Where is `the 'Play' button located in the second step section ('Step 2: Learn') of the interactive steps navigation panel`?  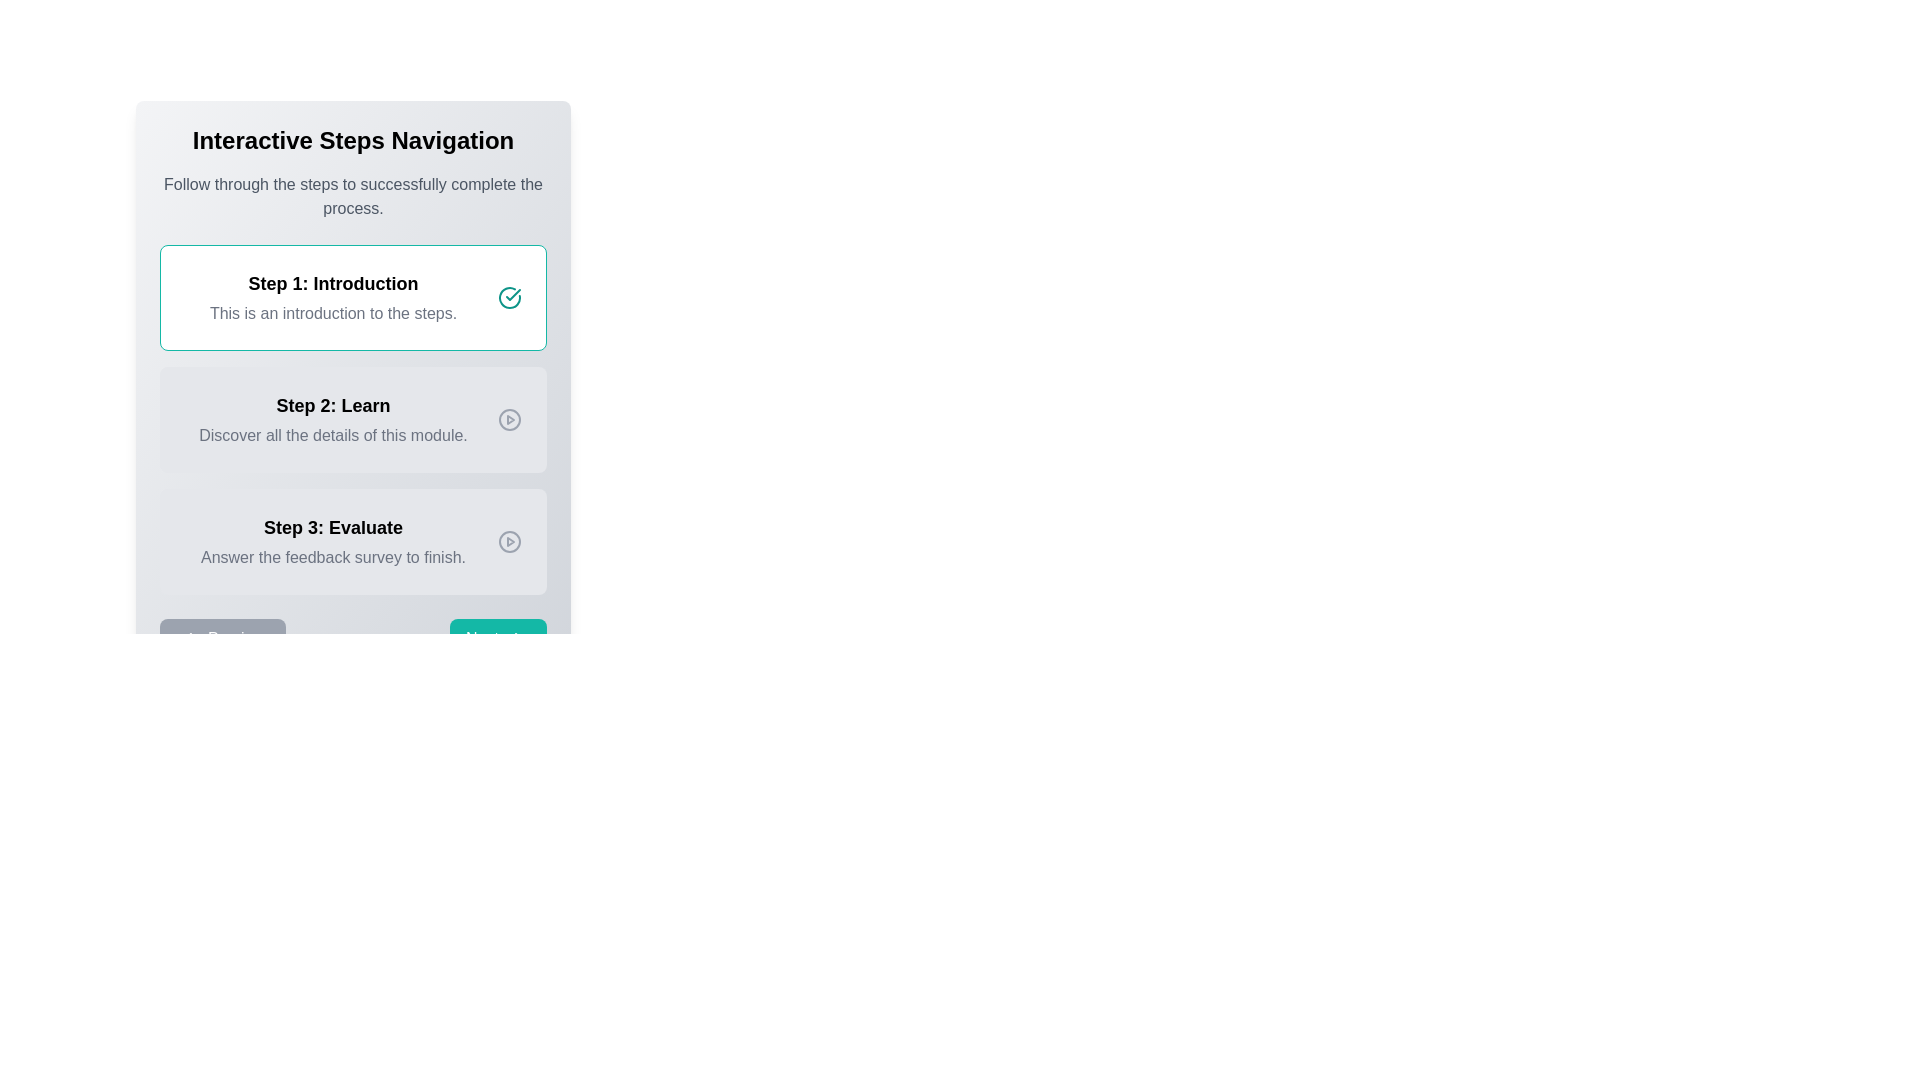
the 'Play' button located in the second step section ('Step 2: Learn') of the interactive steps navigation panel is located at coordinates (509, 419).